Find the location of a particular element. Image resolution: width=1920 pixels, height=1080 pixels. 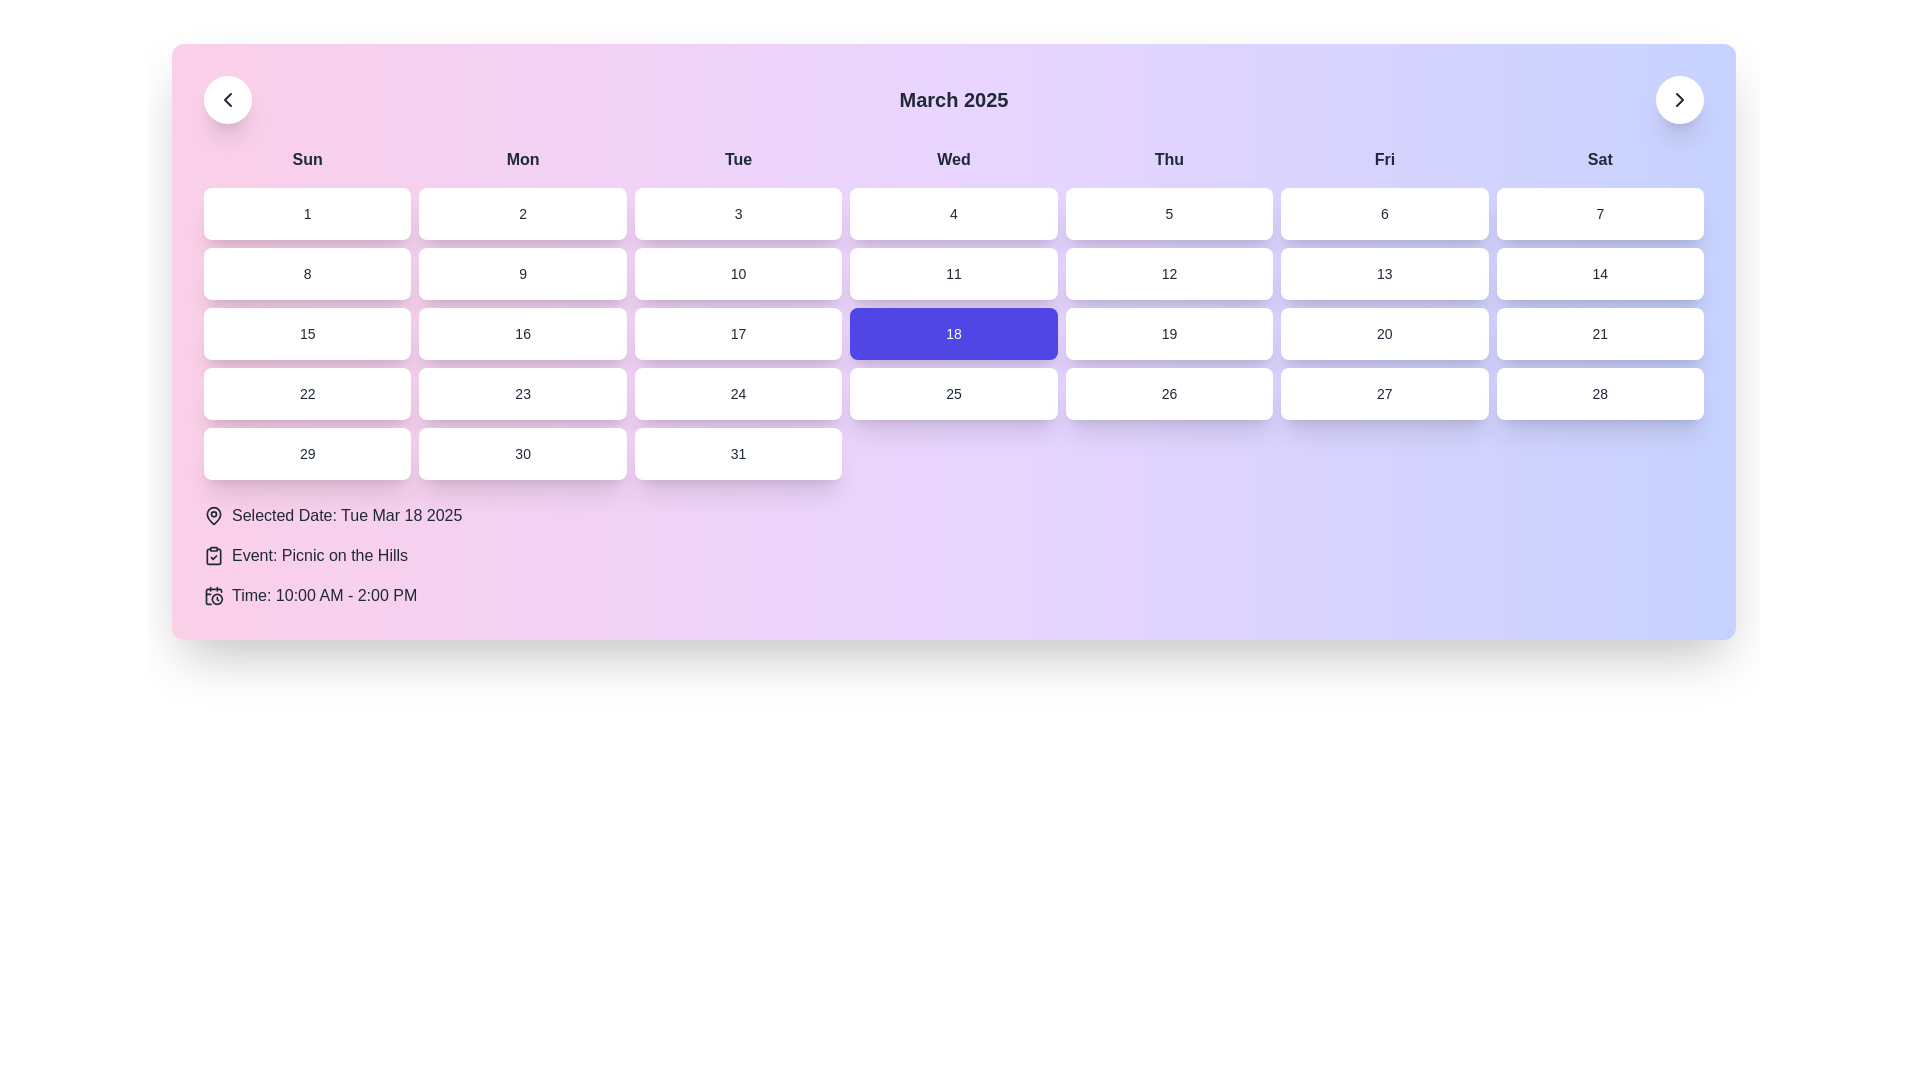

the button displaying the number '10' in the calendar view to initiate hover effects is located at coordinates (737, 273).